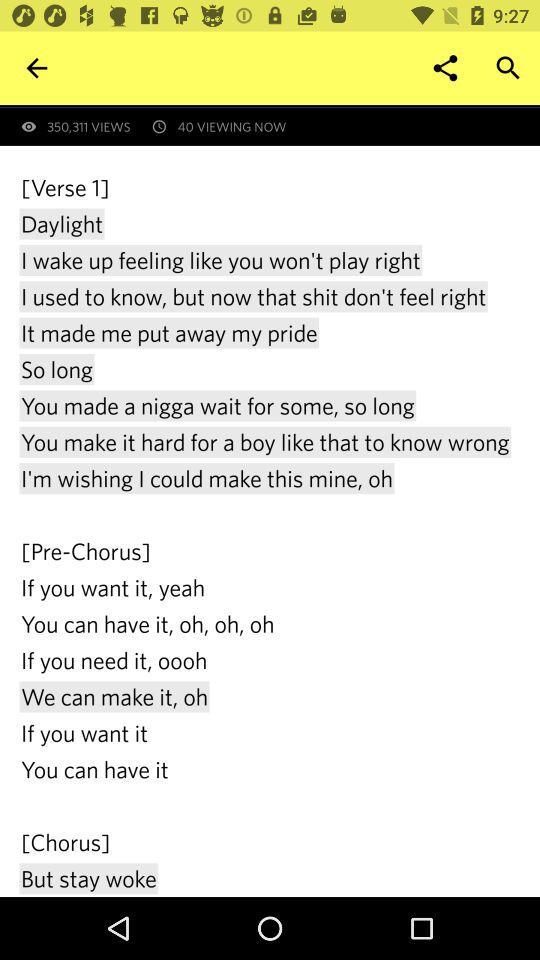 This screenshot has width=540, height=960. Describe the element at coordinates (36, 68) in the screenshot. I see `item to the left of the 40 viewing now` at that location.